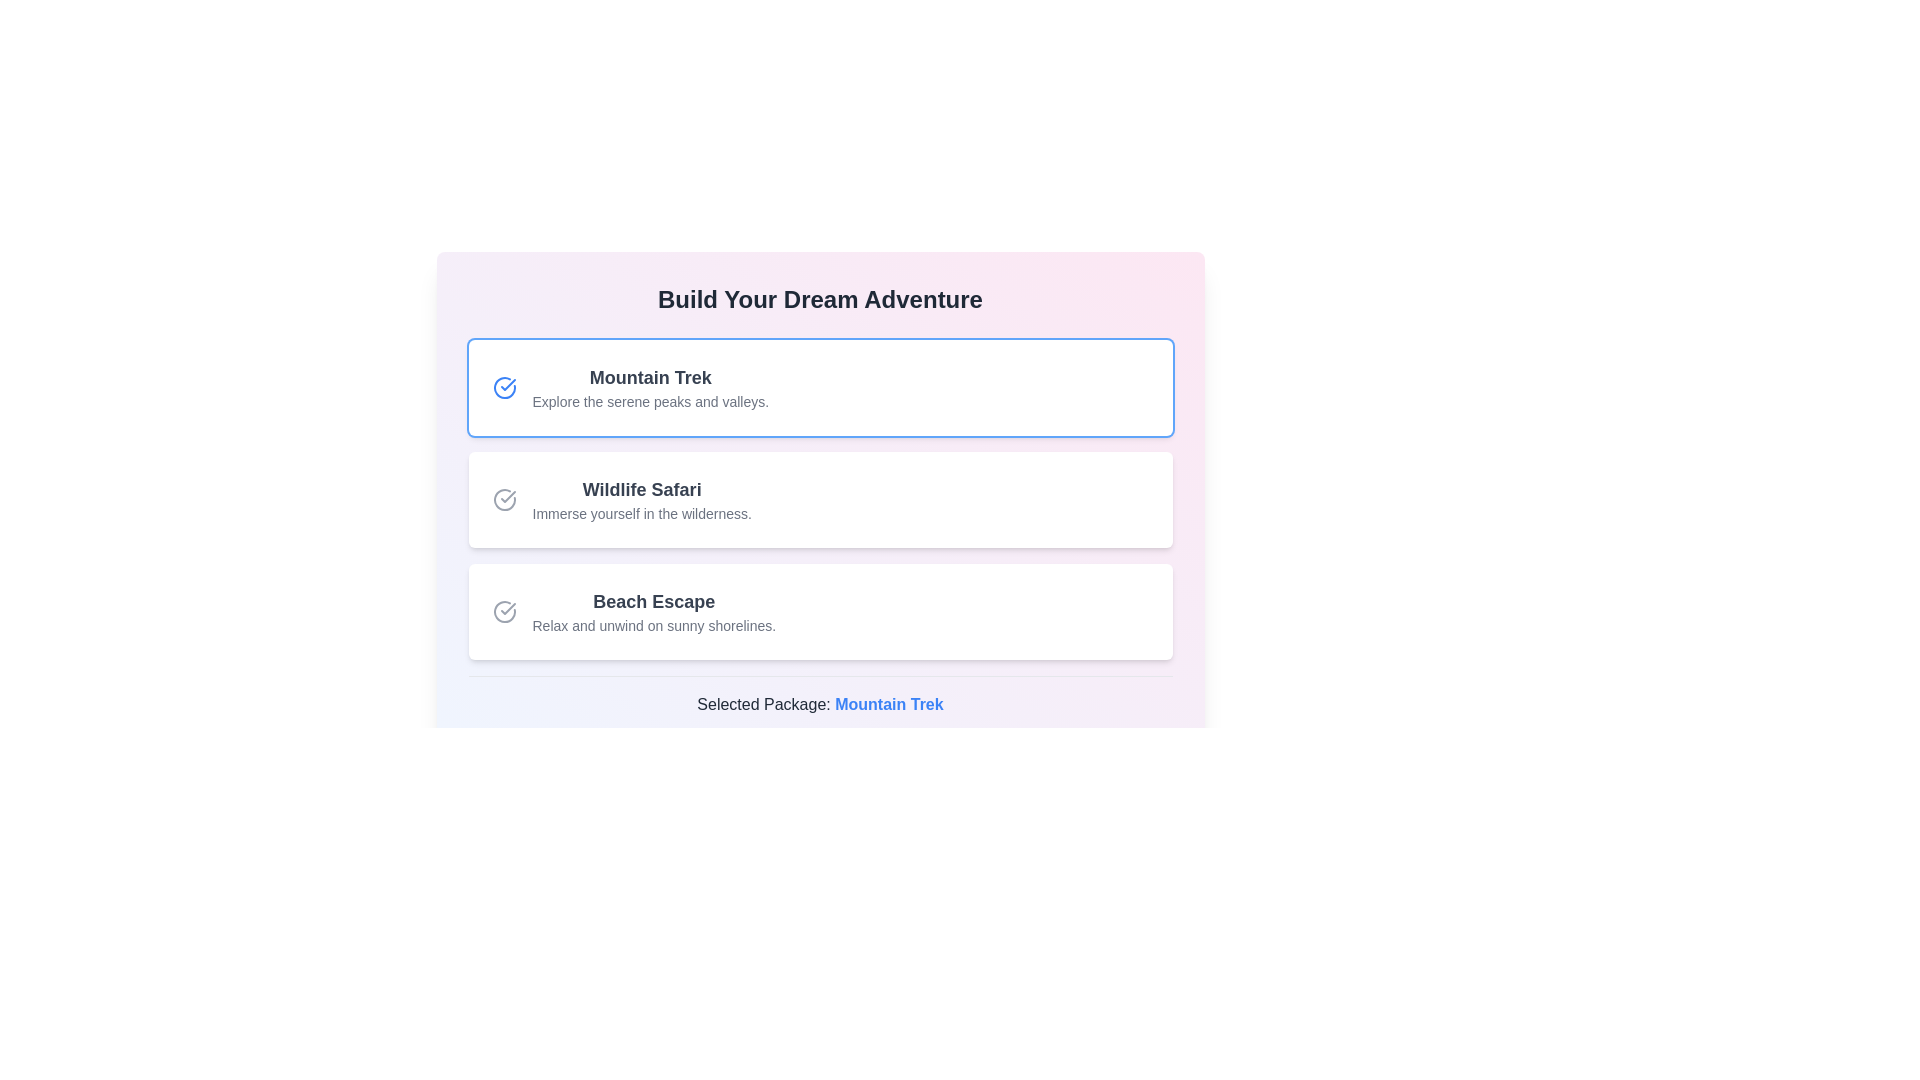 The height and width of the screenshot is (1080, 1920). I want to click on information displayed in the text block titled 'Wildlife Safari', which includes a header in bold and a subtext about immersing in the wilderness, so click(642, 499).